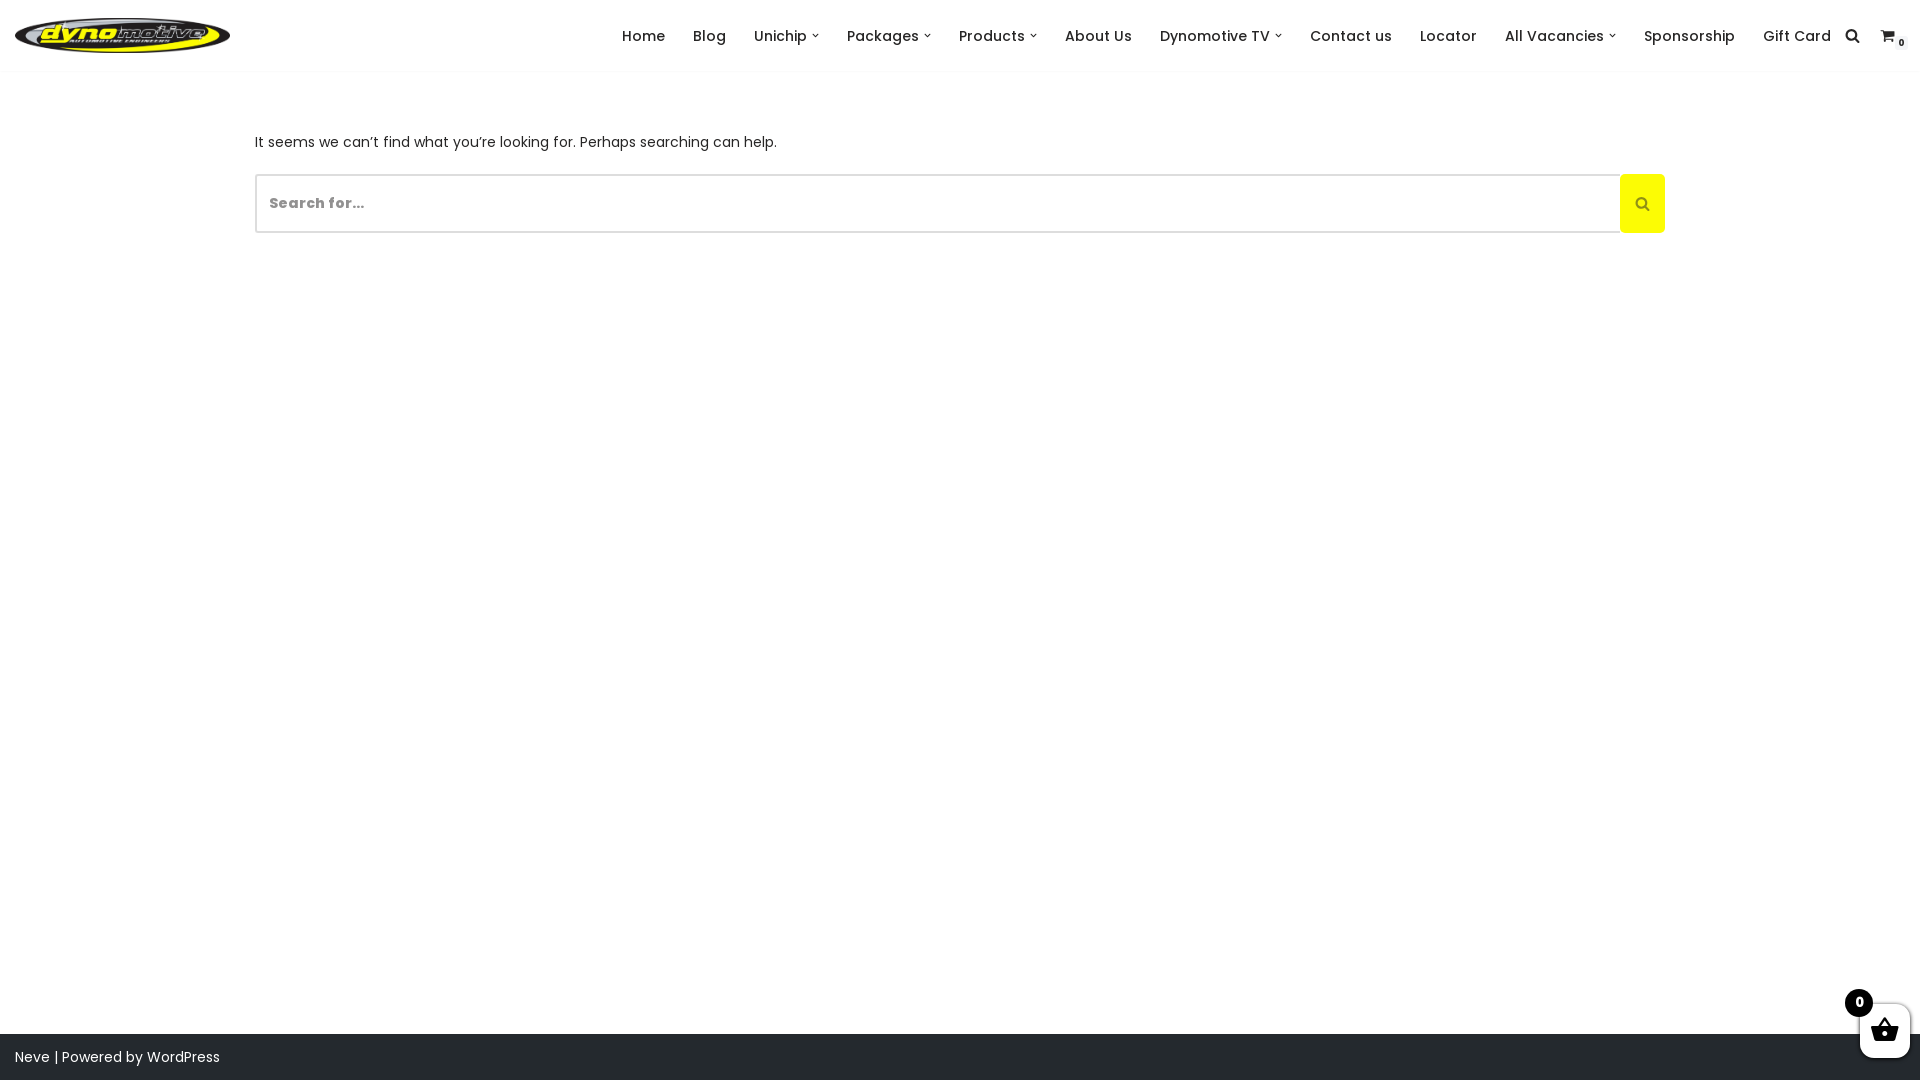  I want to click on 'Unichip', so click(779, 35).